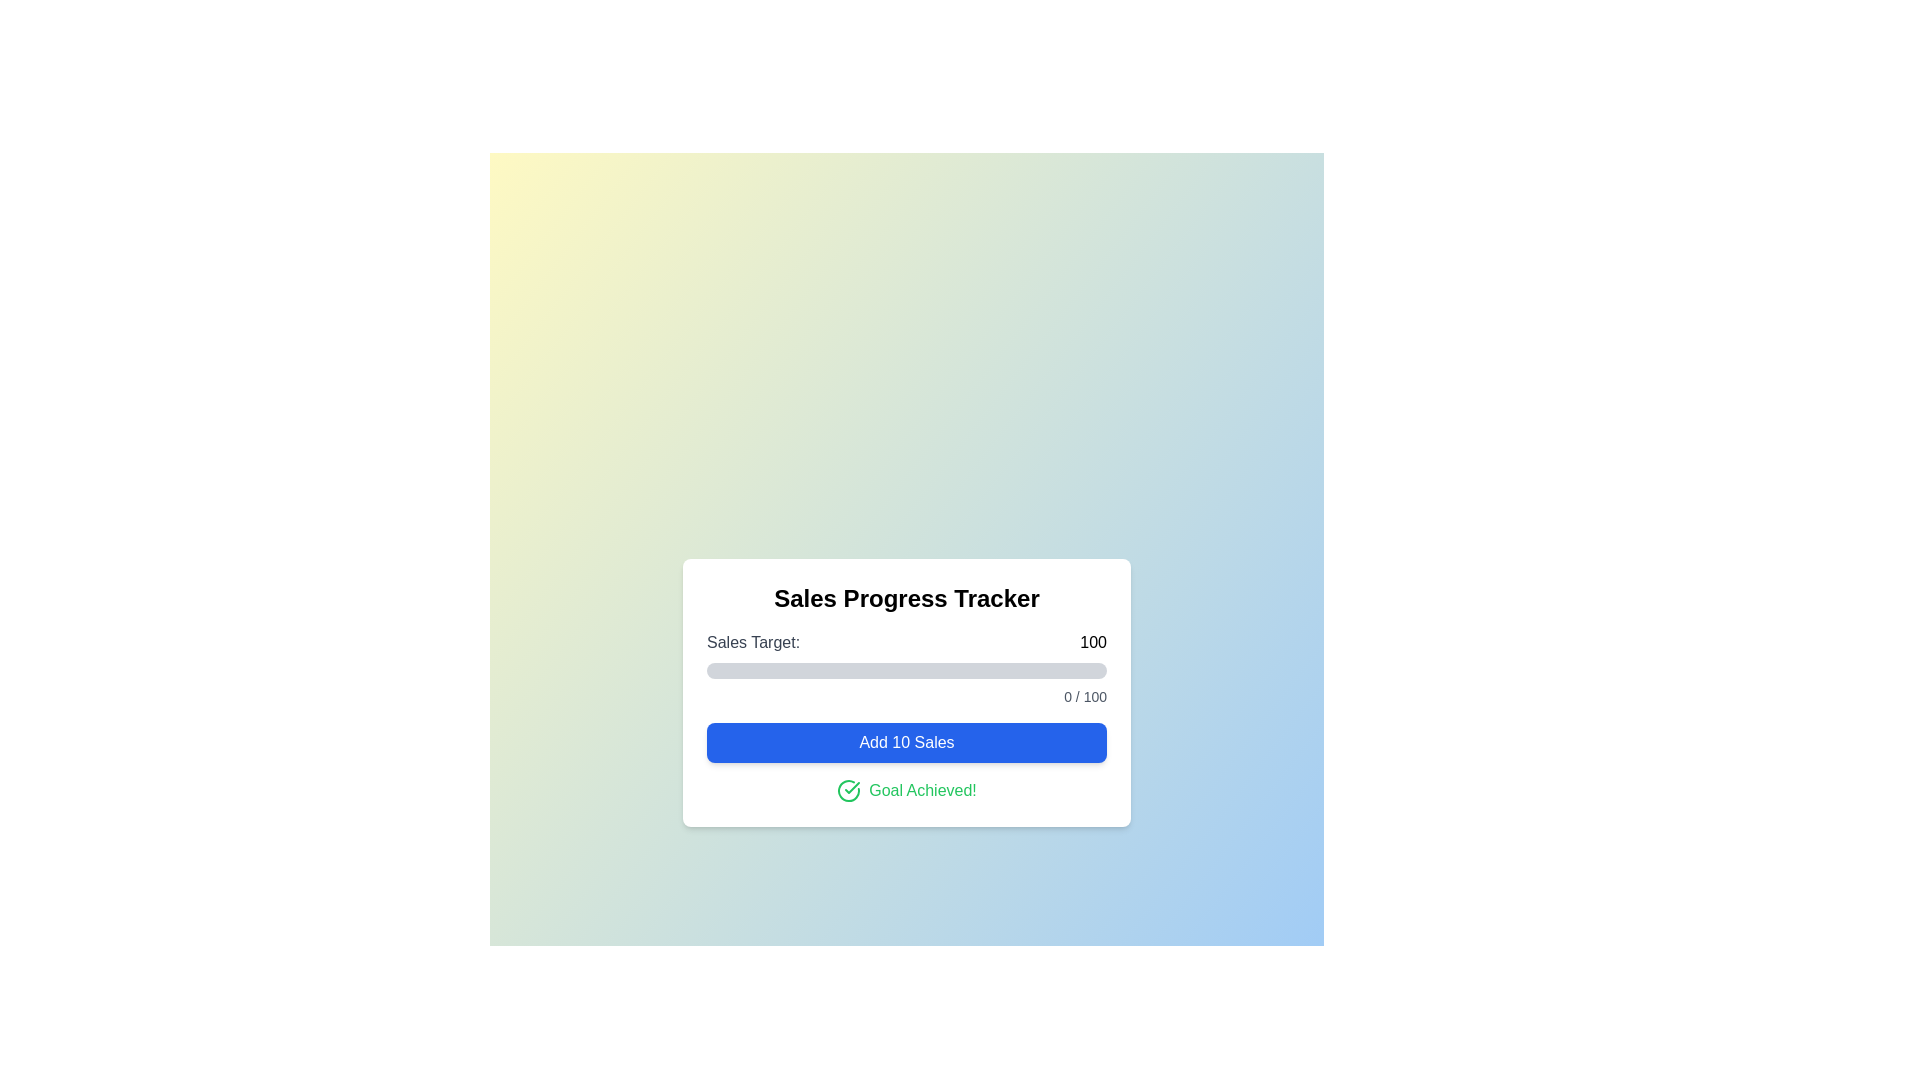  What do you see at coordinates (906, 671) in the screenshot?
I see `the progress bar that visually represents the progress towards a sales target, located beneath the 'Sales Target:' label and above the numerical progress indicator '0 / 100'` at bounding box center [906, 671].